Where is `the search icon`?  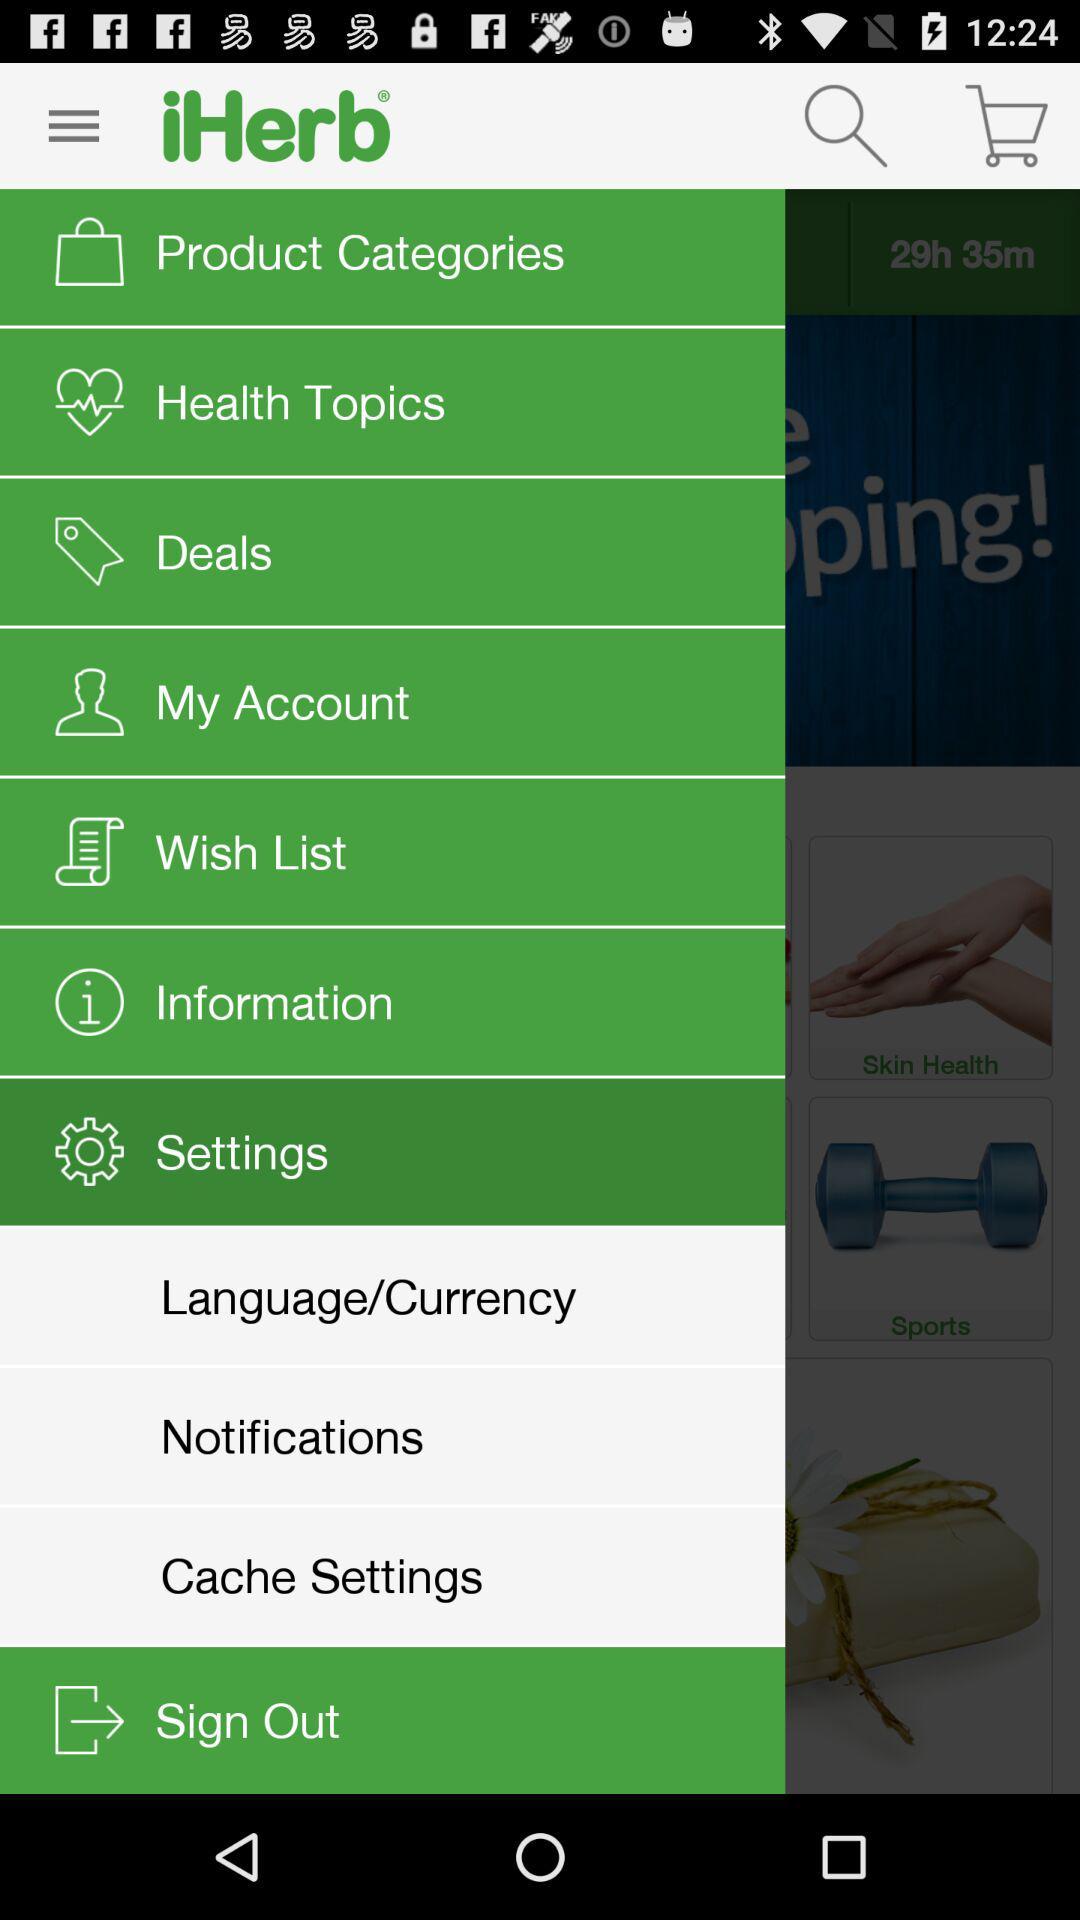 the search icon is located at coordinates (845, 133).